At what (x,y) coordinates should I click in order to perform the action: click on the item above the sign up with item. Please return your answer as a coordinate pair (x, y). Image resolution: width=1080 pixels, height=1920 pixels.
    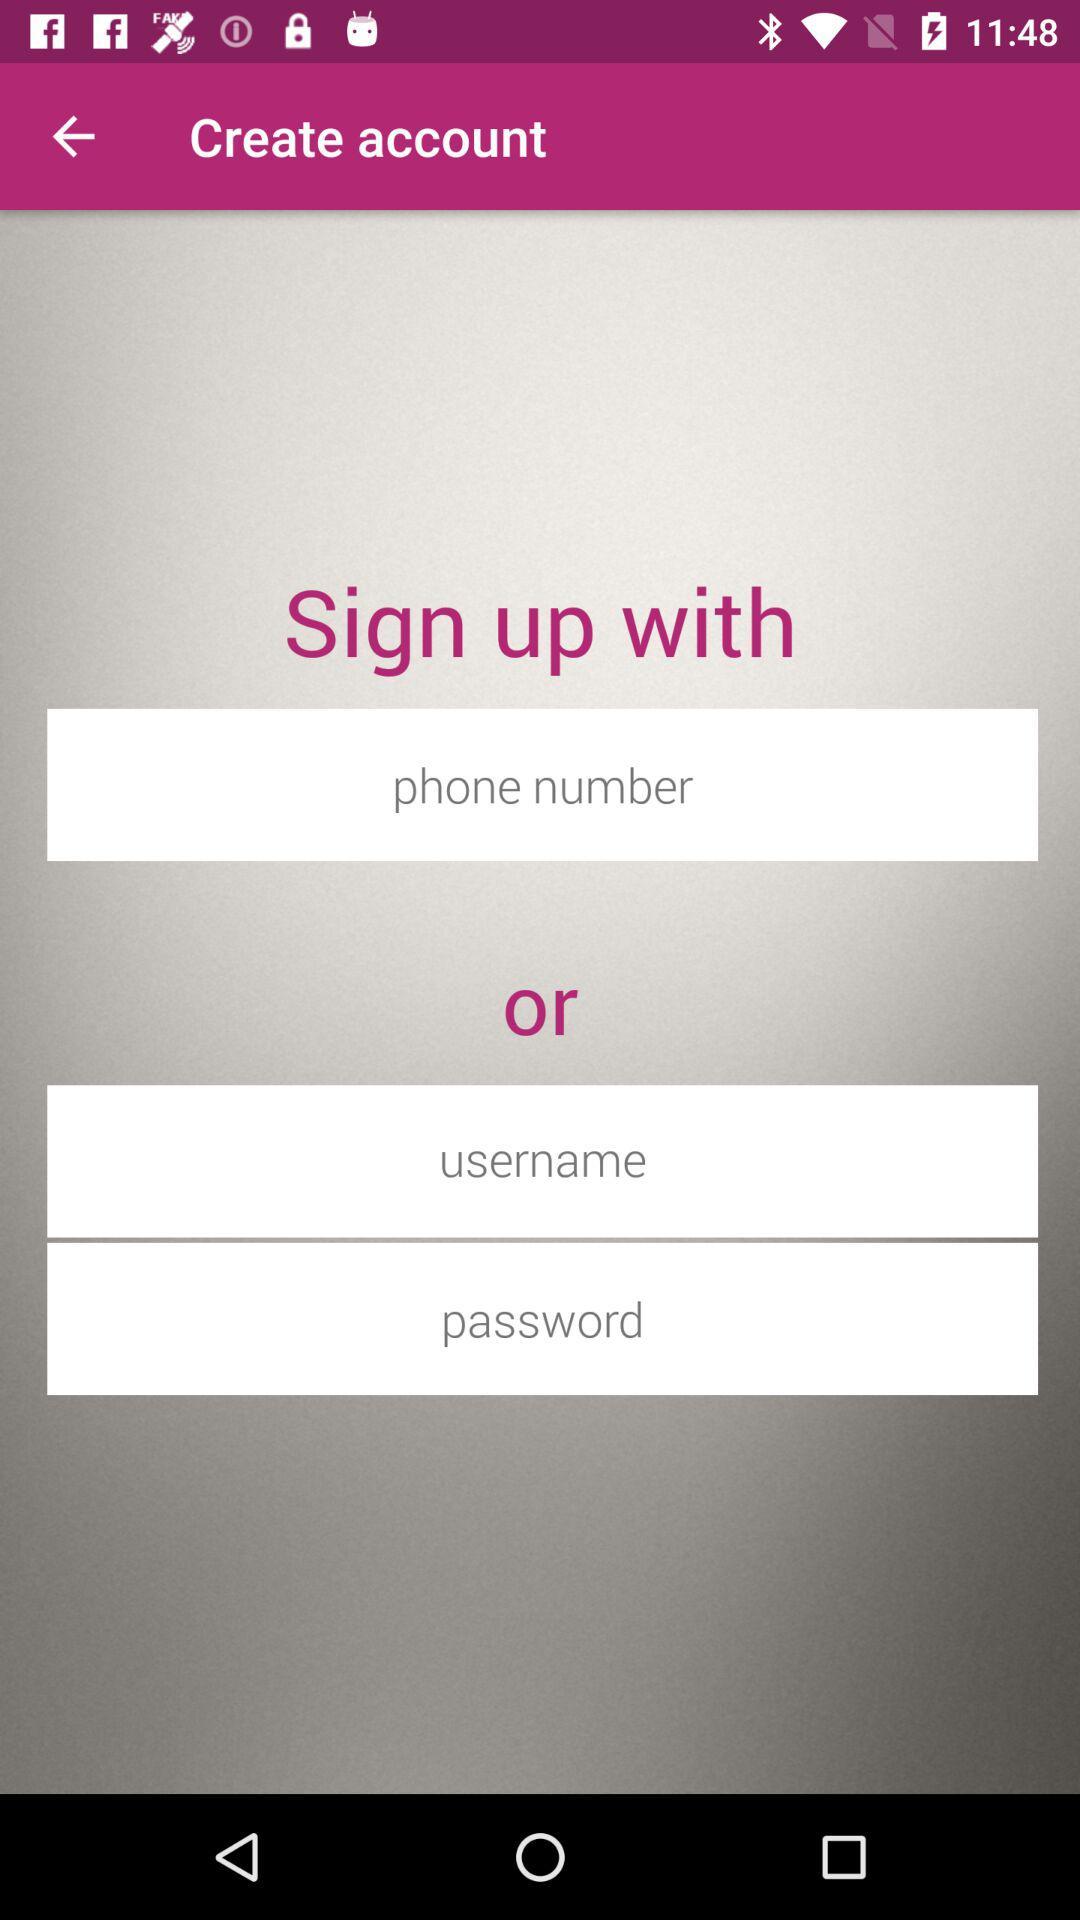
    Looking at the image, I should click on (72, 135).